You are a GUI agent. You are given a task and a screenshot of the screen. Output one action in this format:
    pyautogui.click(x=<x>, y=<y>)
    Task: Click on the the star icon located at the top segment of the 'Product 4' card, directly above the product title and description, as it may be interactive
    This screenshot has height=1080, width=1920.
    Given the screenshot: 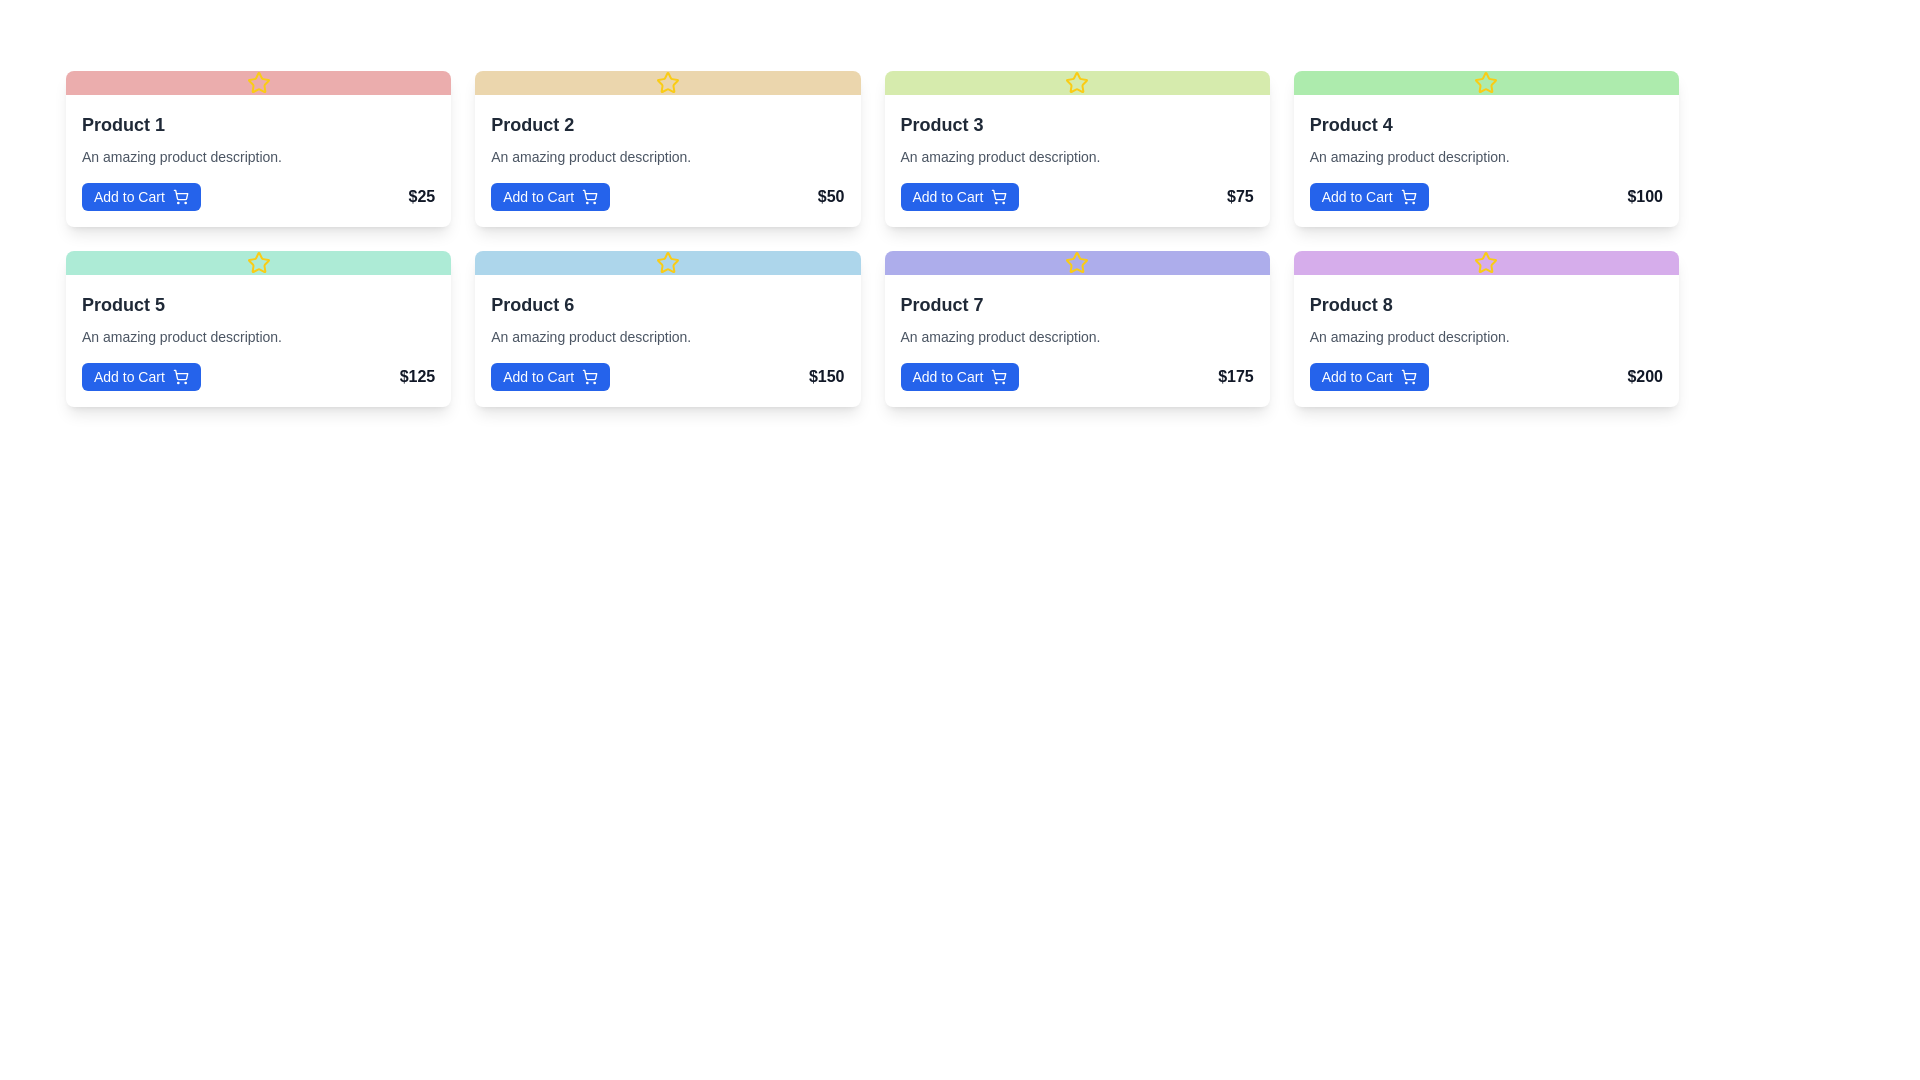 What is the action you would take?
    pyautogui.click(x=1486, y=82)
    